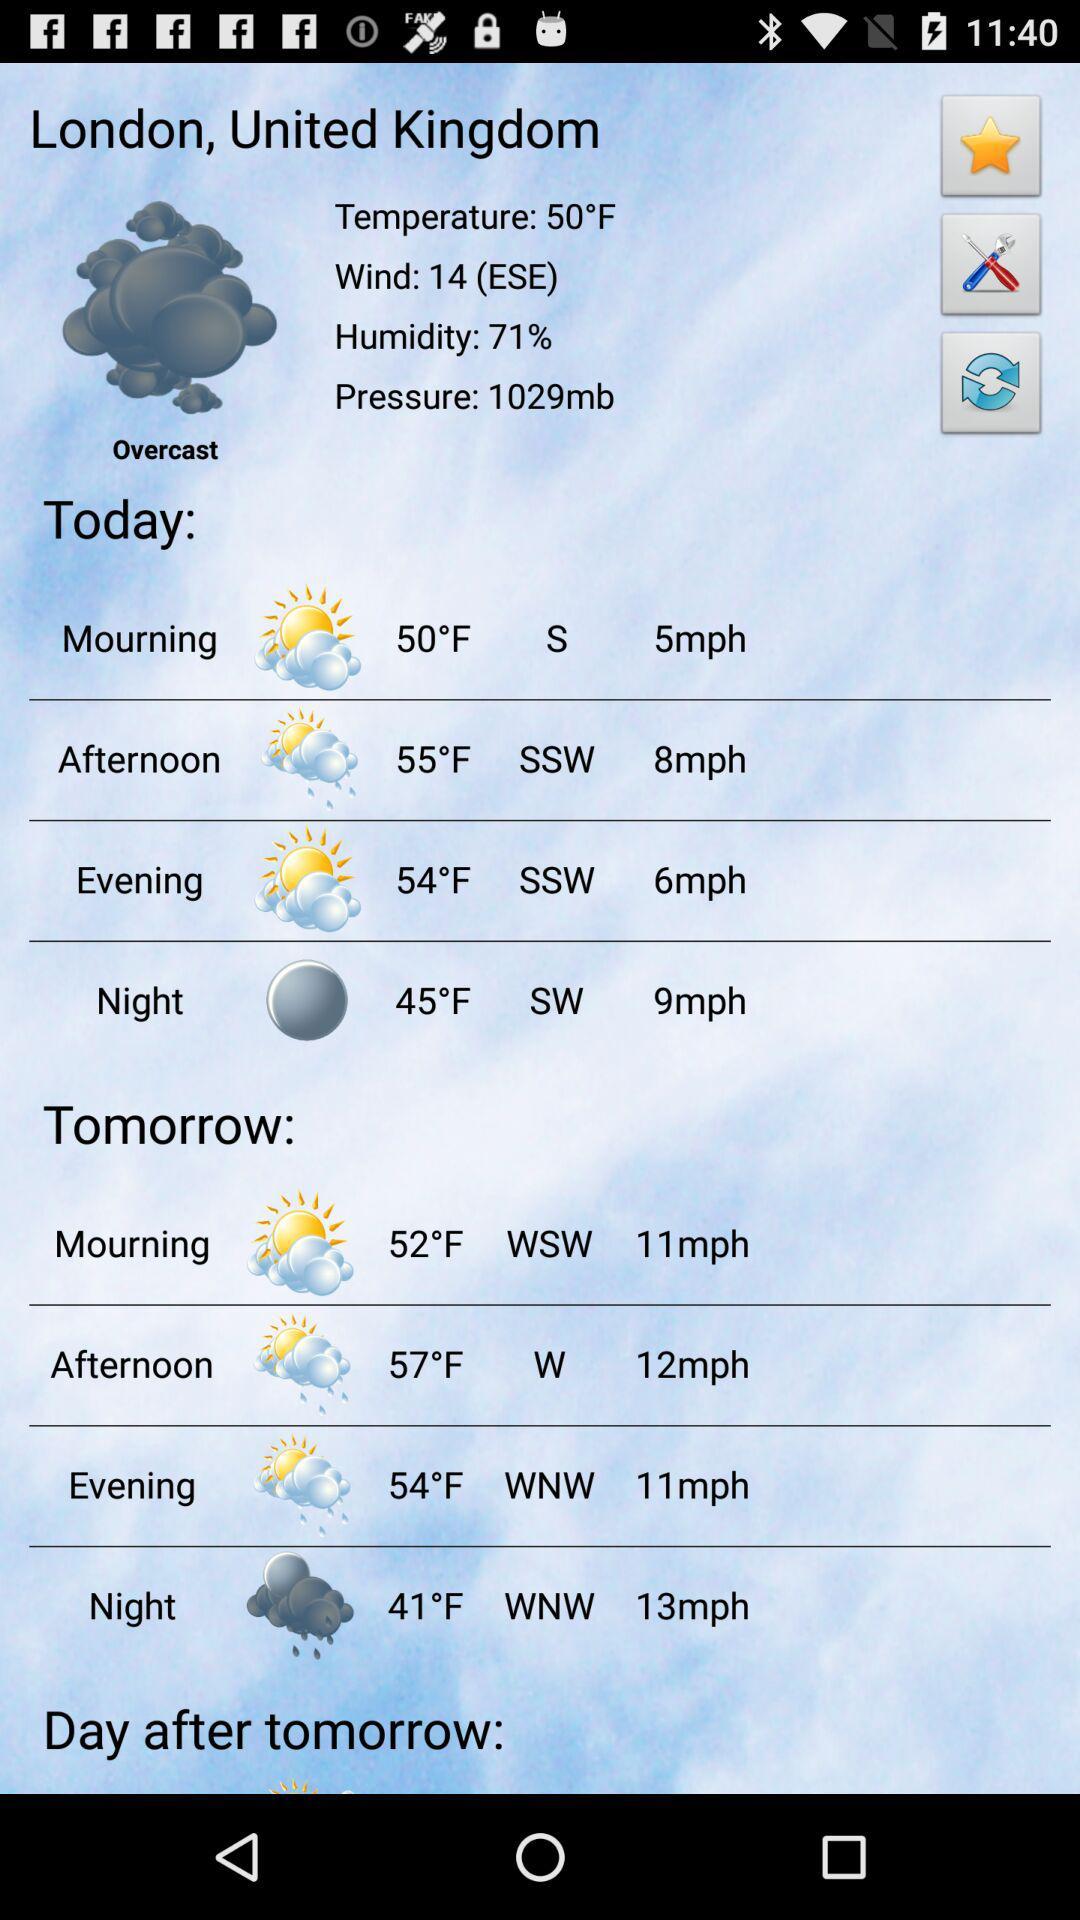  I want to click on rating, so click(991, 150).